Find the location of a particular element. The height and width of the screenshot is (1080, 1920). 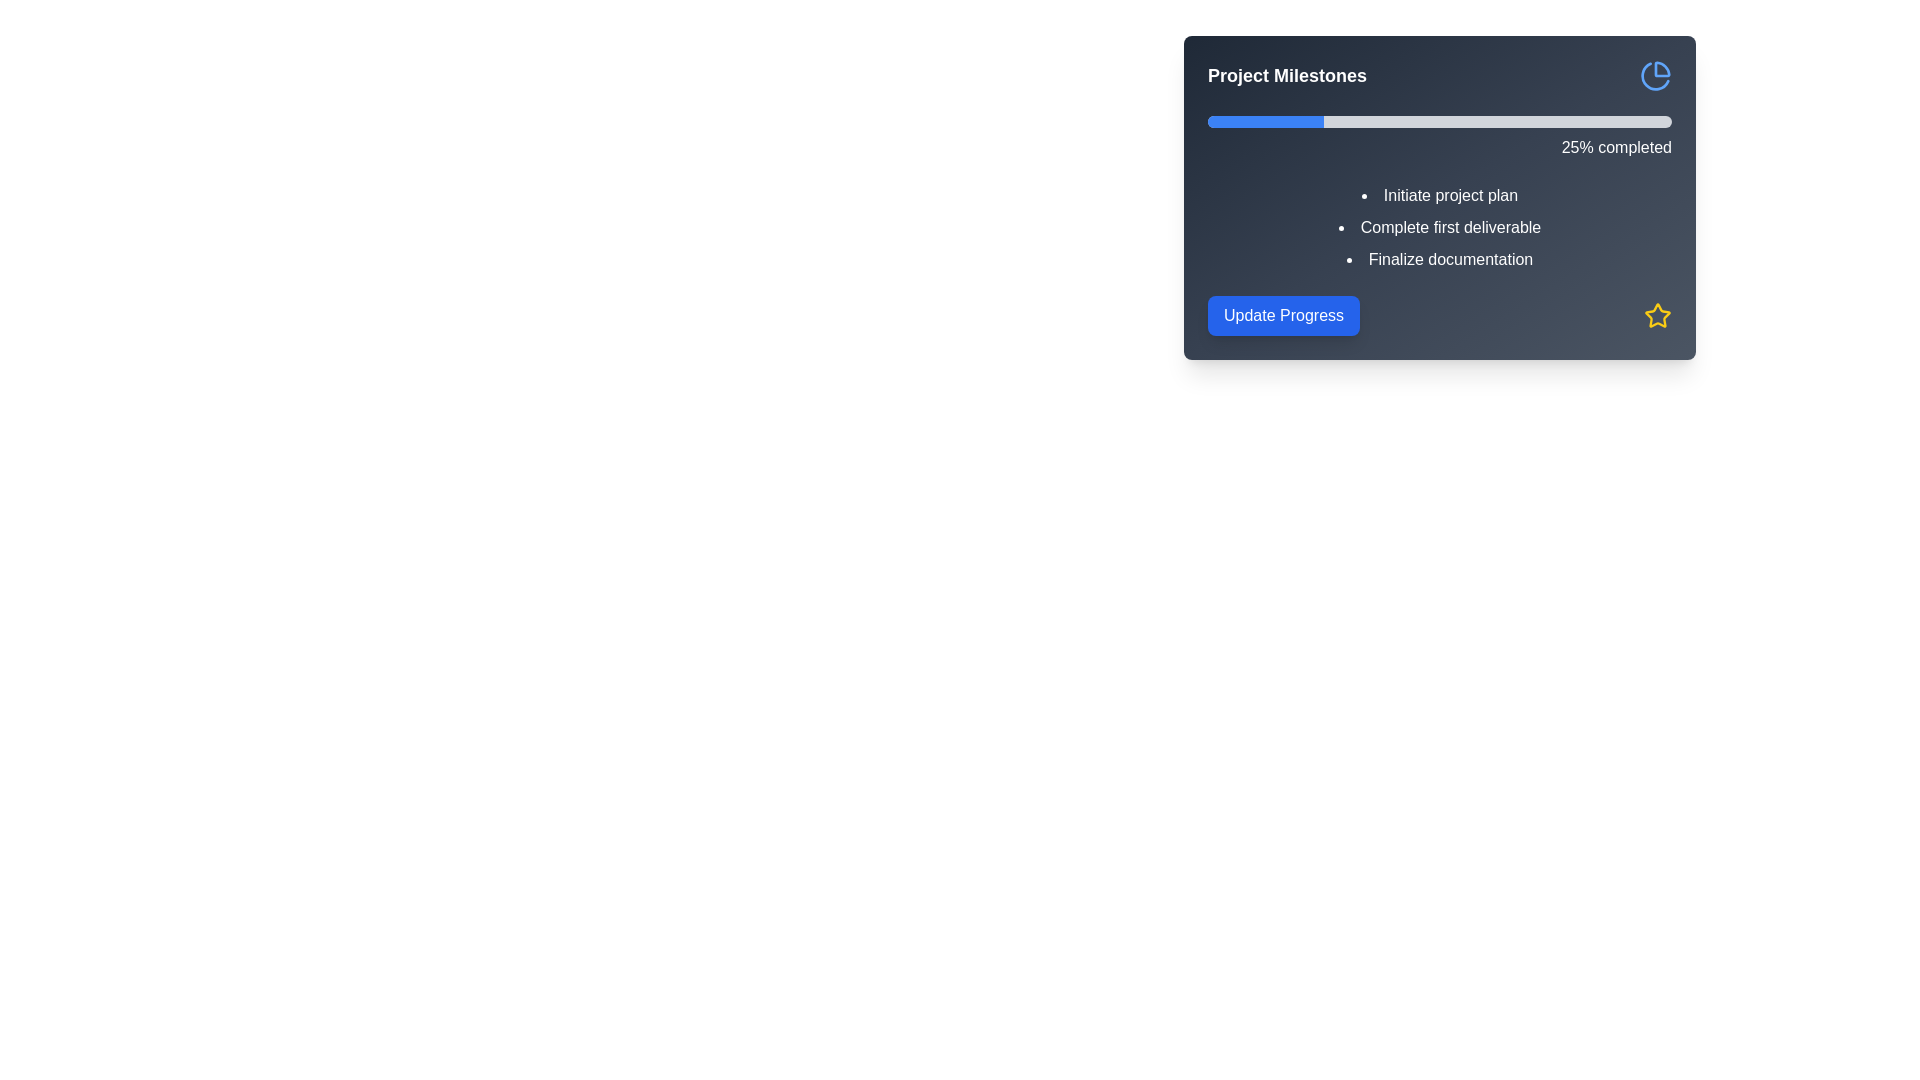

progress is located at coordinates (1267, 122).